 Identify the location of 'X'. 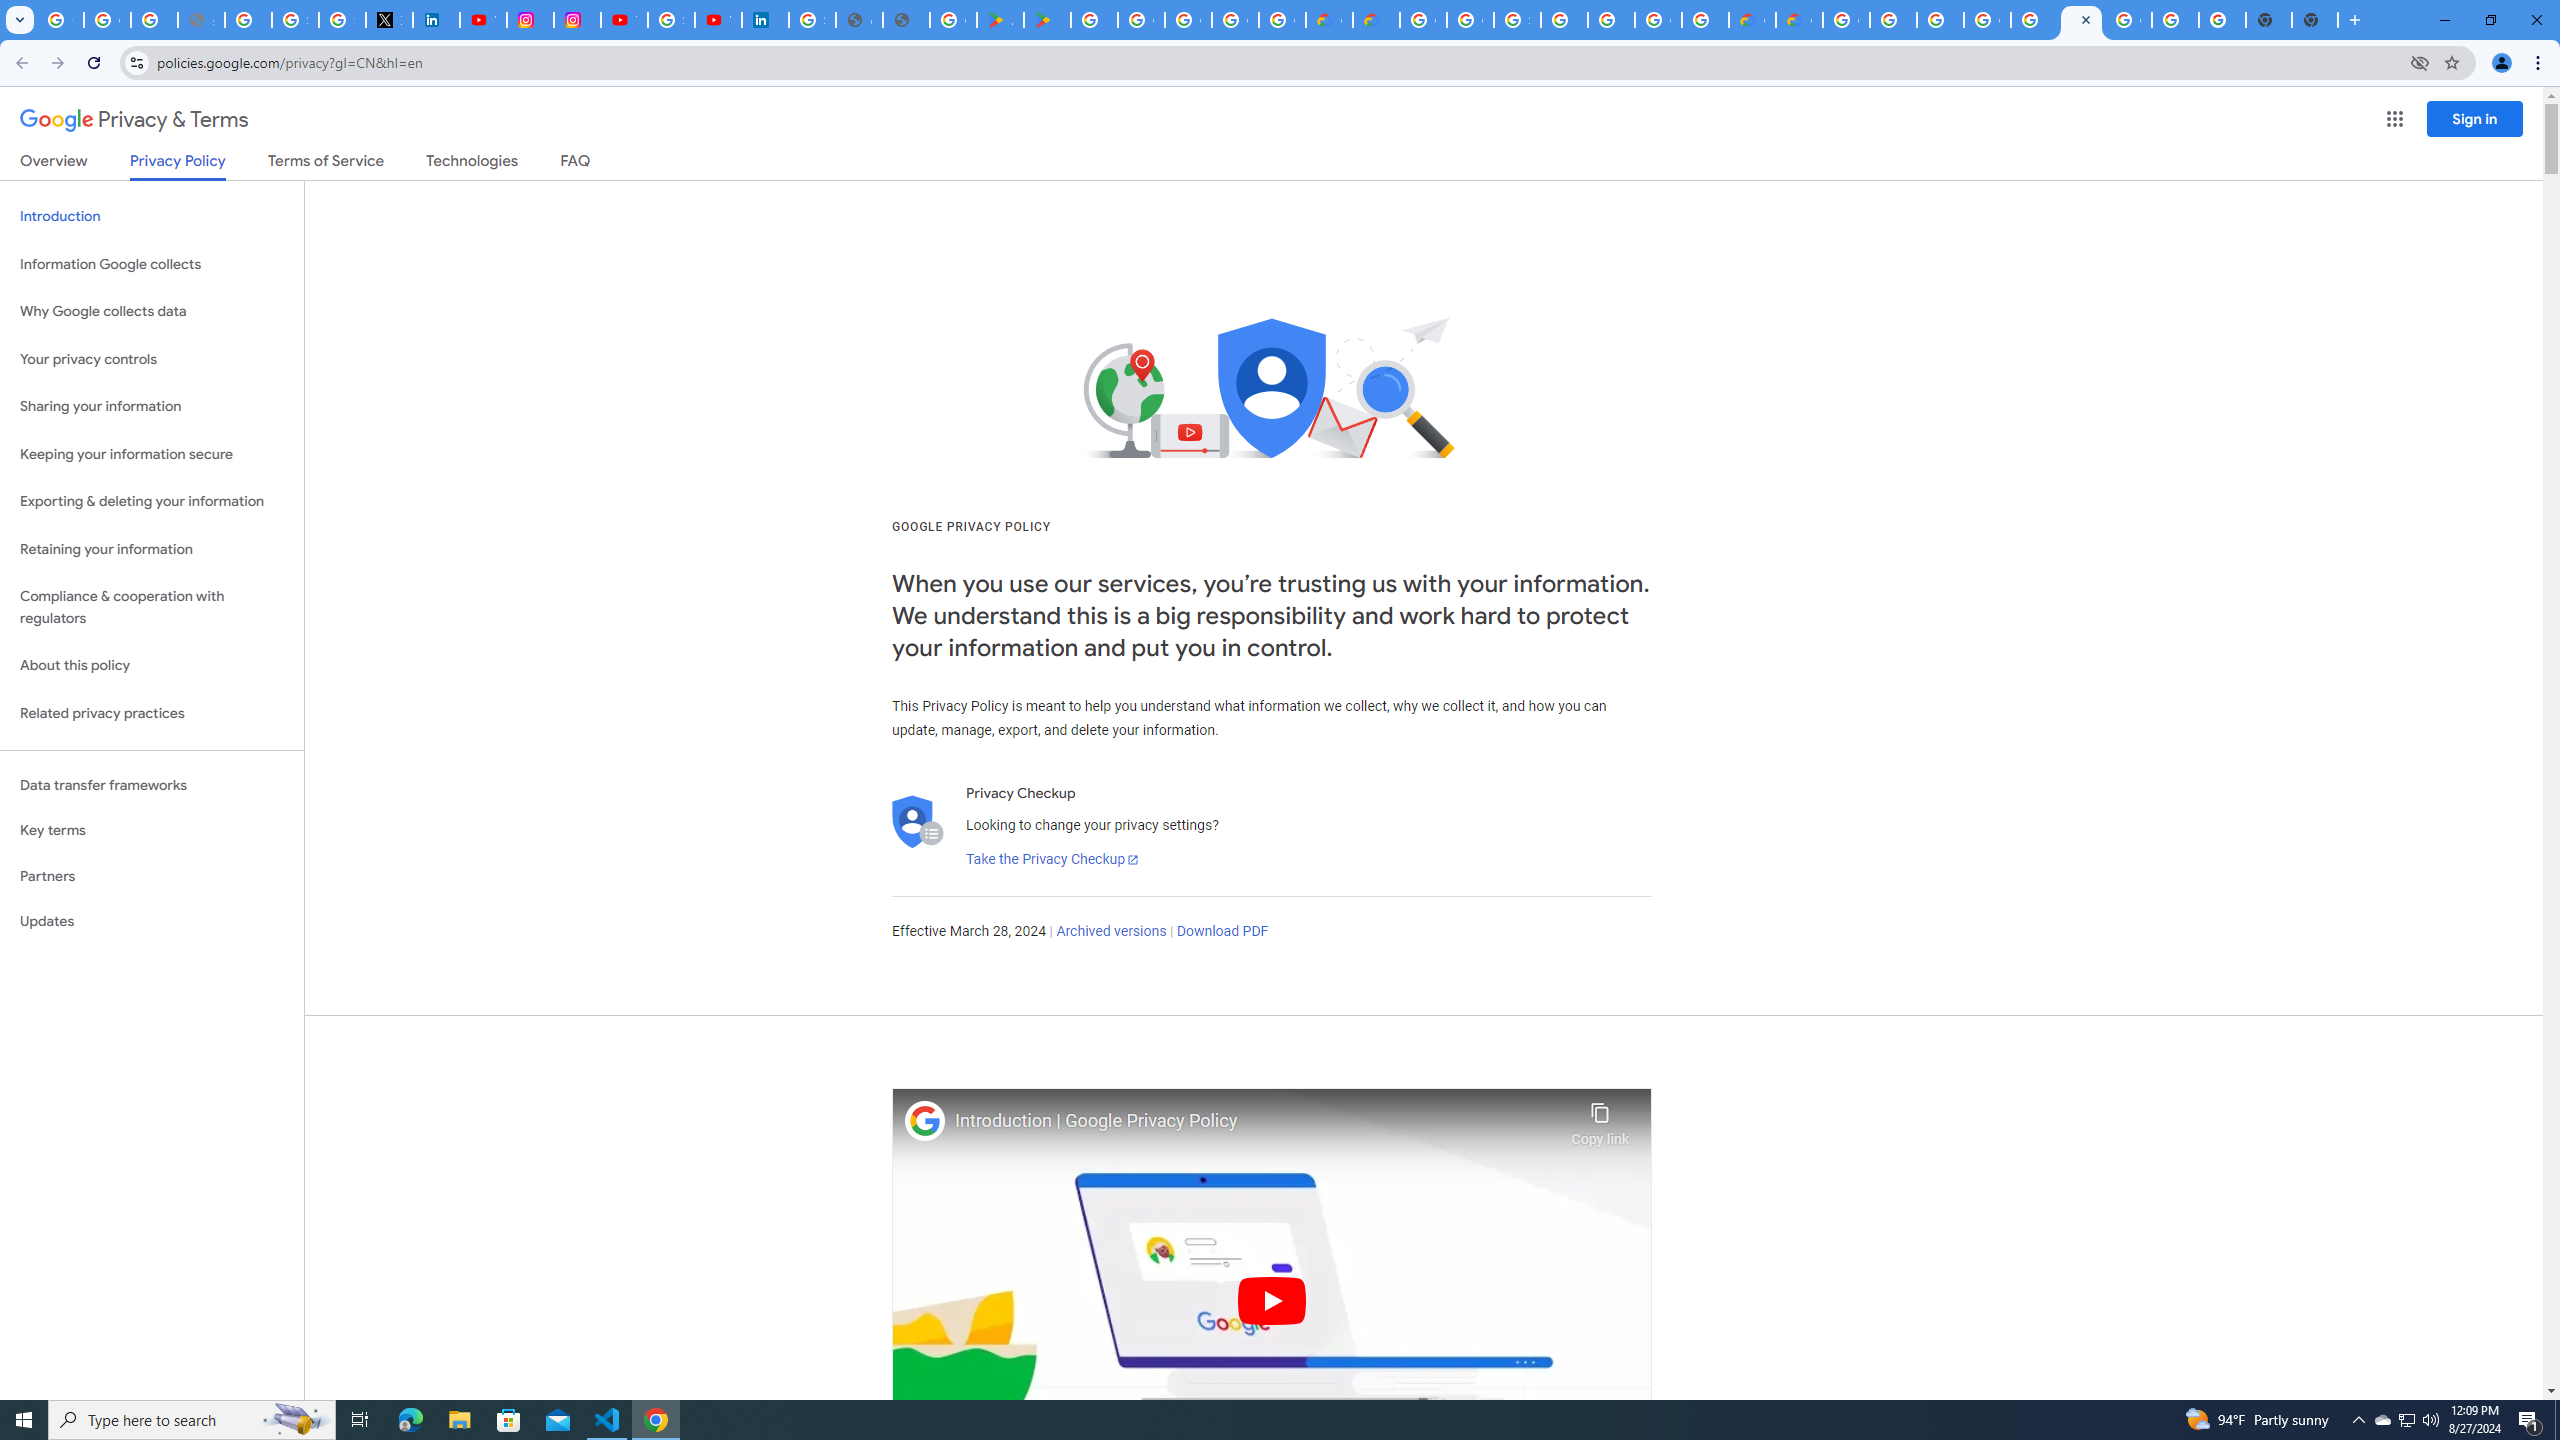
(388, 19).